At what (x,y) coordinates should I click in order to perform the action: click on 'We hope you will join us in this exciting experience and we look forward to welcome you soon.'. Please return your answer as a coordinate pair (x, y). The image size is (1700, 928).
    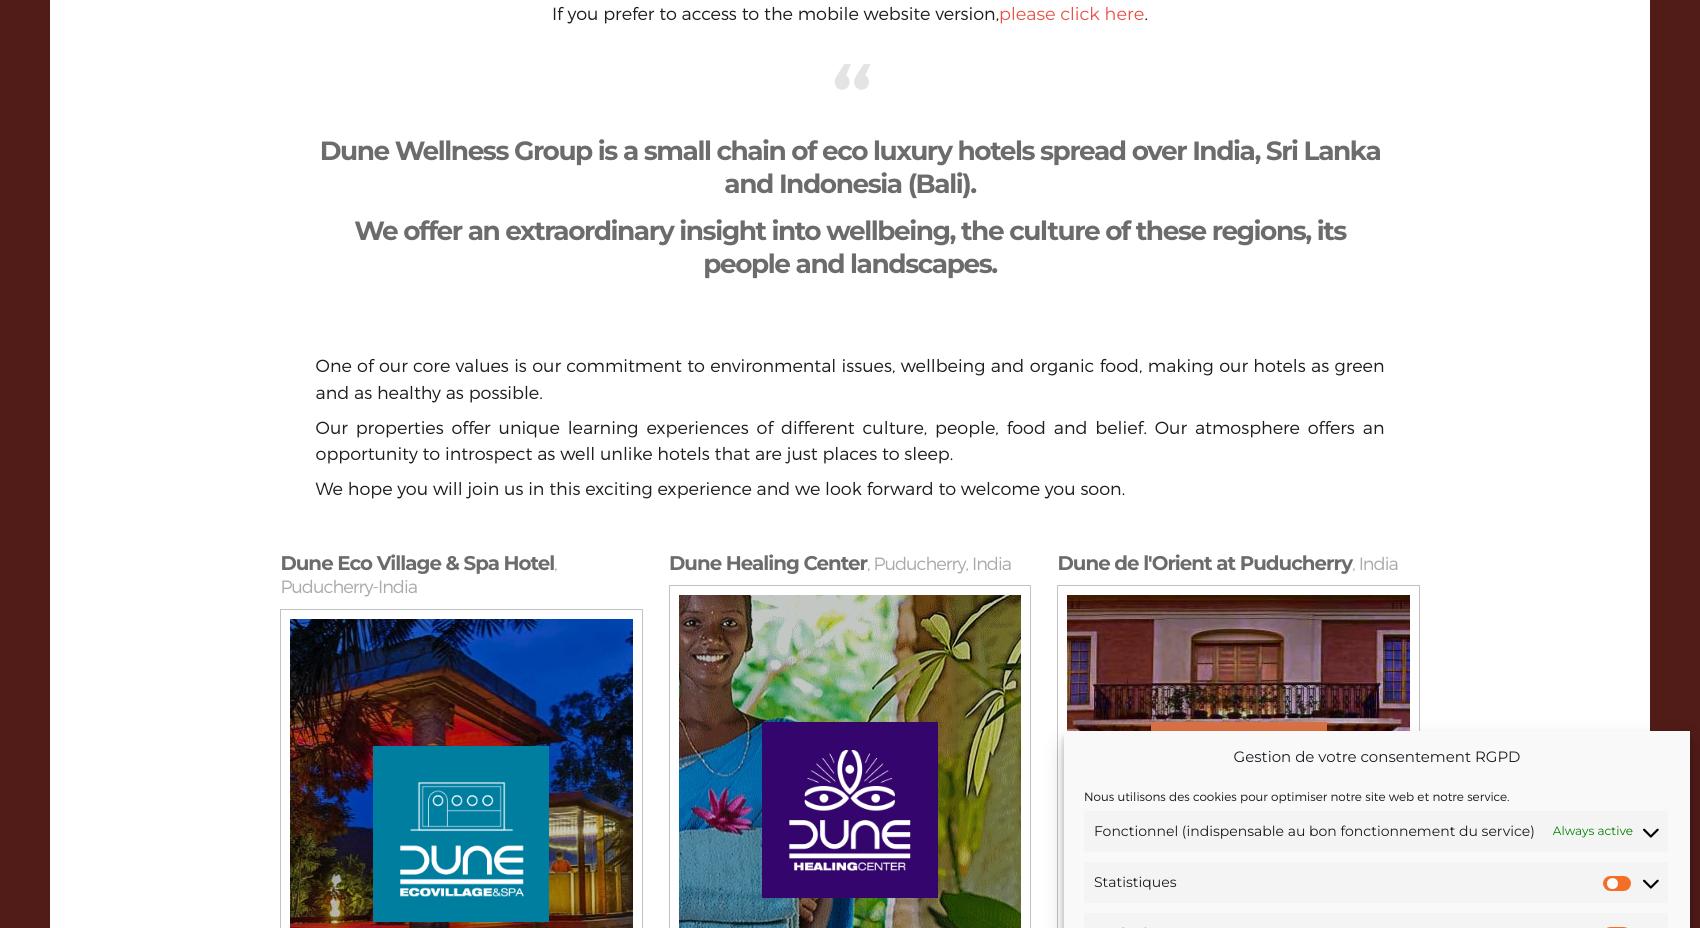
    Looking at the image, I should click on (315, 488).